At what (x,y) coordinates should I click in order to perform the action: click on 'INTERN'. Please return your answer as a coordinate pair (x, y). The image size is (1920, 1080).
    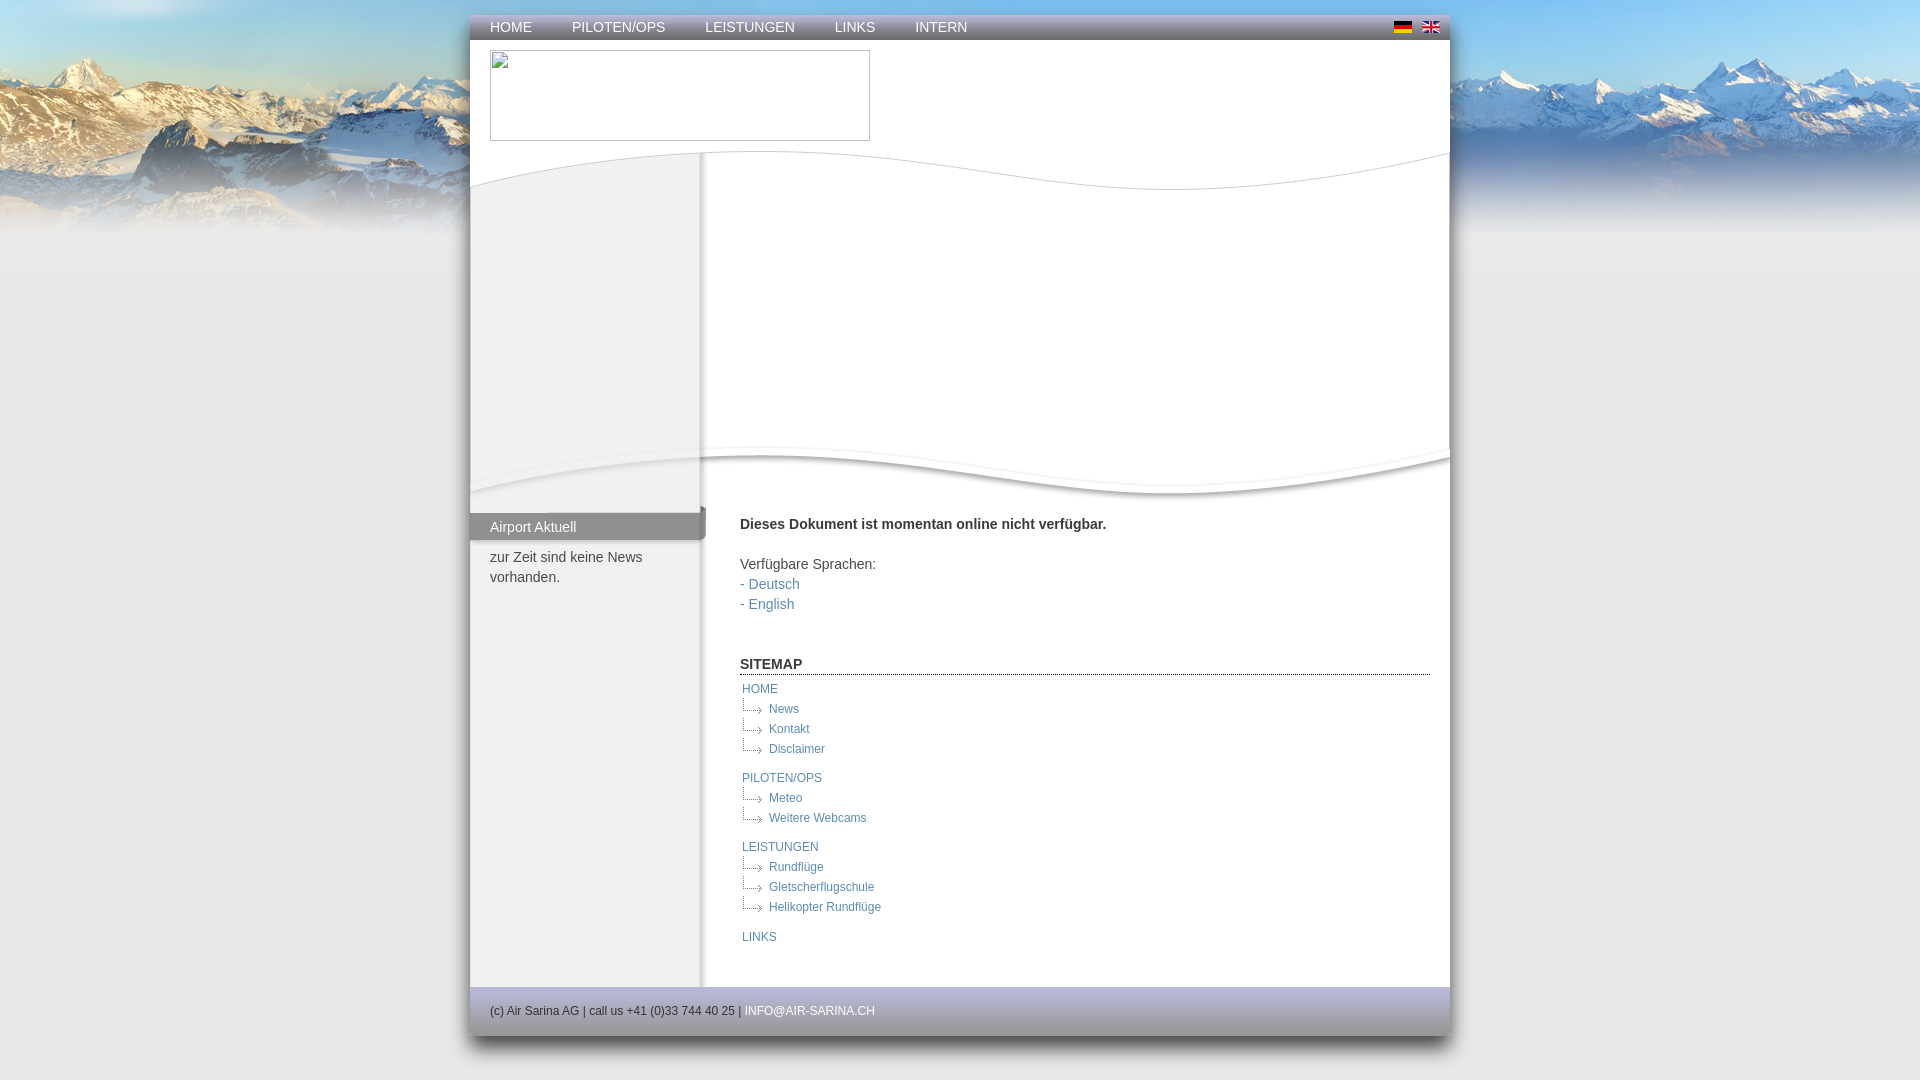
    Looking at the image, I should click on (939, 27).